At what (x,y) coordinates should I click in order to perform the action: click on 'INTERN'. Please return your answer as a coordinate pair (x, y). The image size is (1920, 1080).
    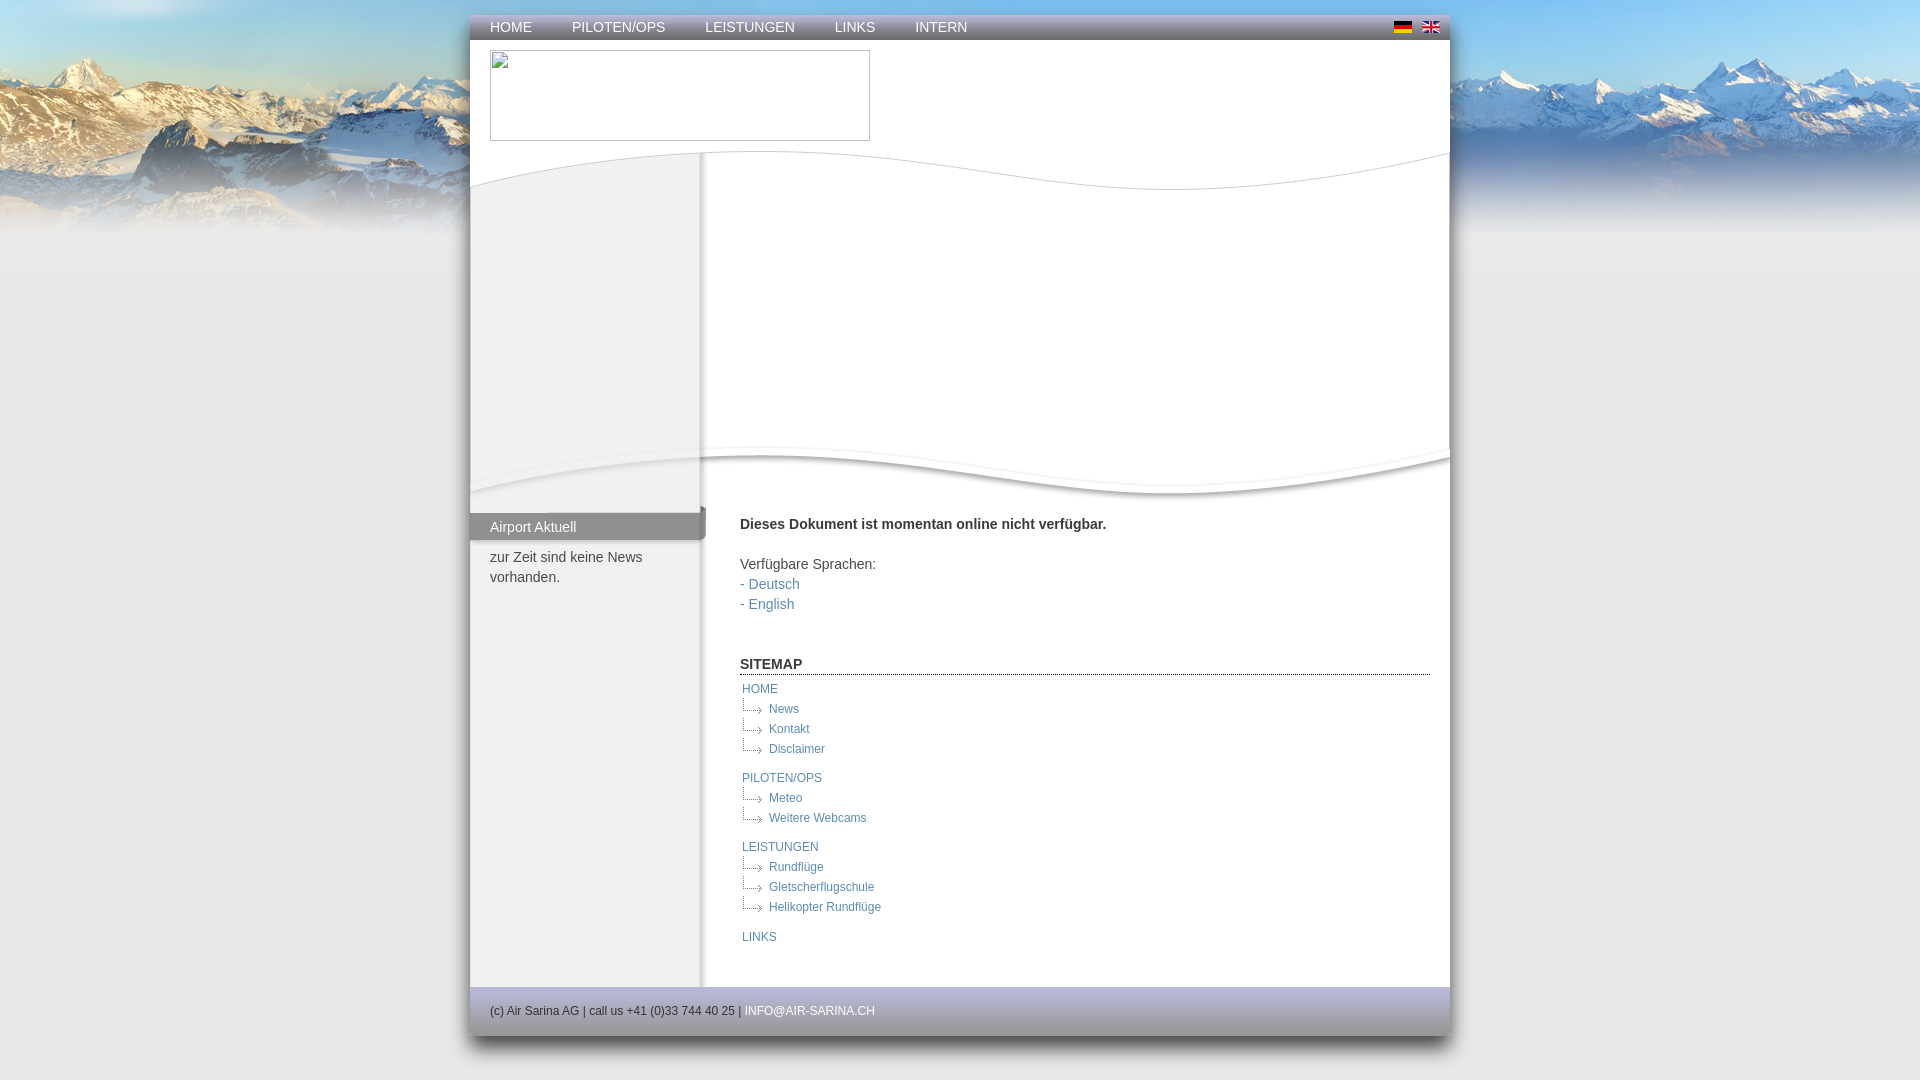
    Looking at the image, I should click on (939, 27).